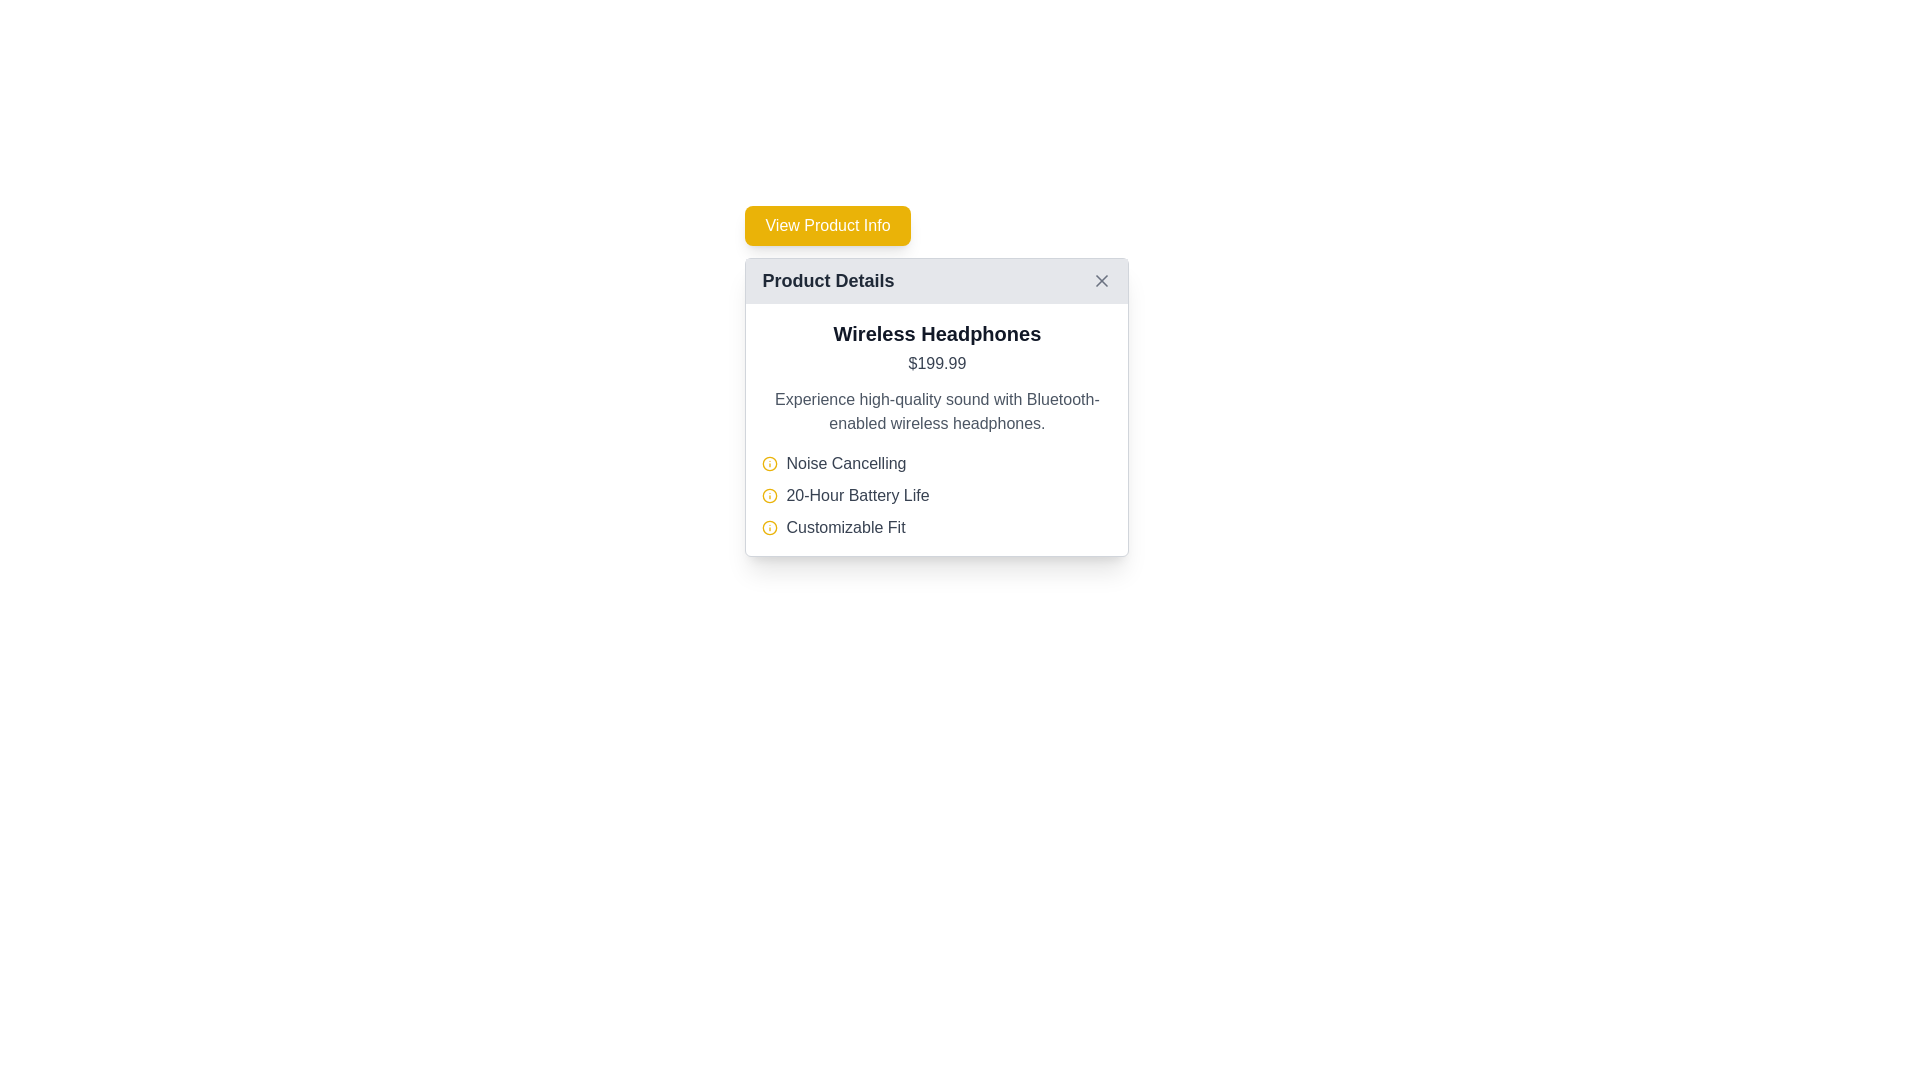  I want to click on the bold 'Product Details' text label located at the top left of the header section of the card interface, so click(828, 281).